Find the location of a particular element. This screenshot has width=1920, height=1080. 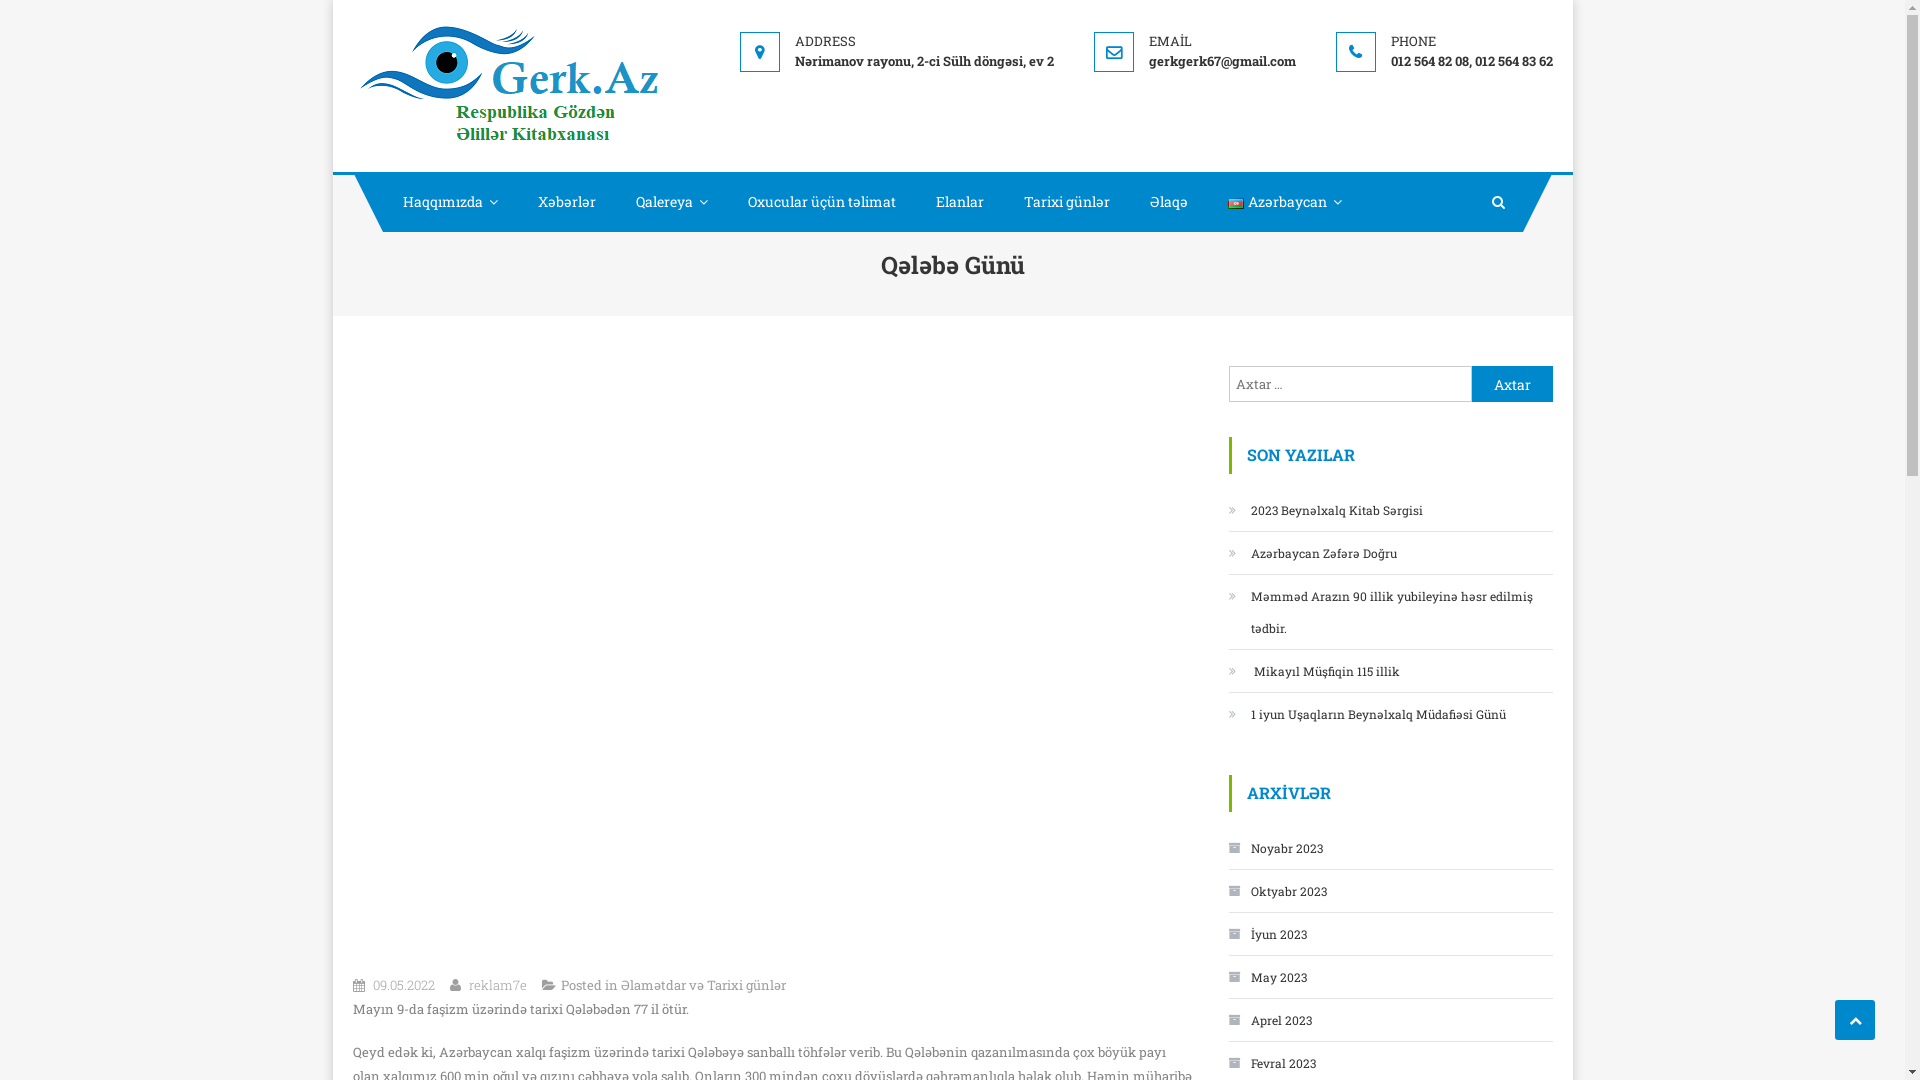

'Fevral 2023' is located at coordinates (1270, 1062).